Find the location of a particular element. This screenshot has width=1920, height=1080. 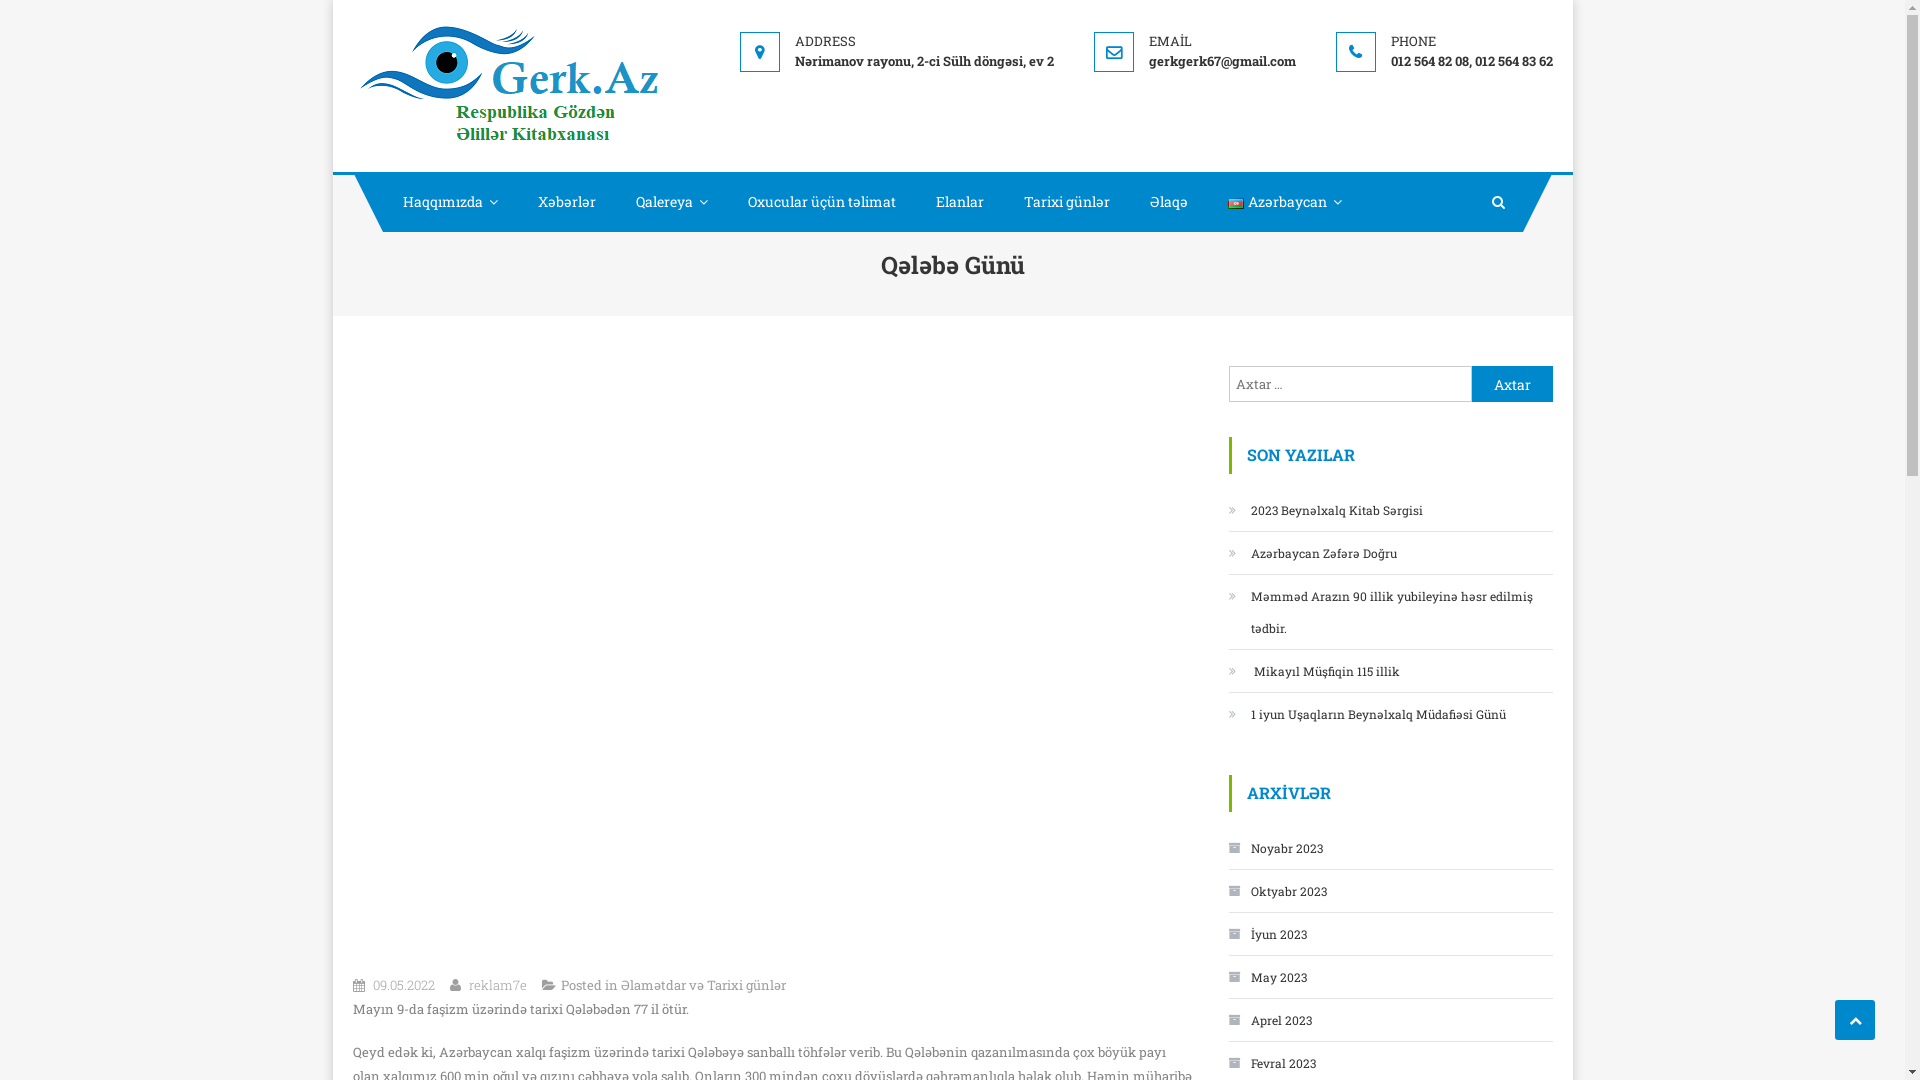

'Fevral 2023' is located at coordinates (1270, 1062).